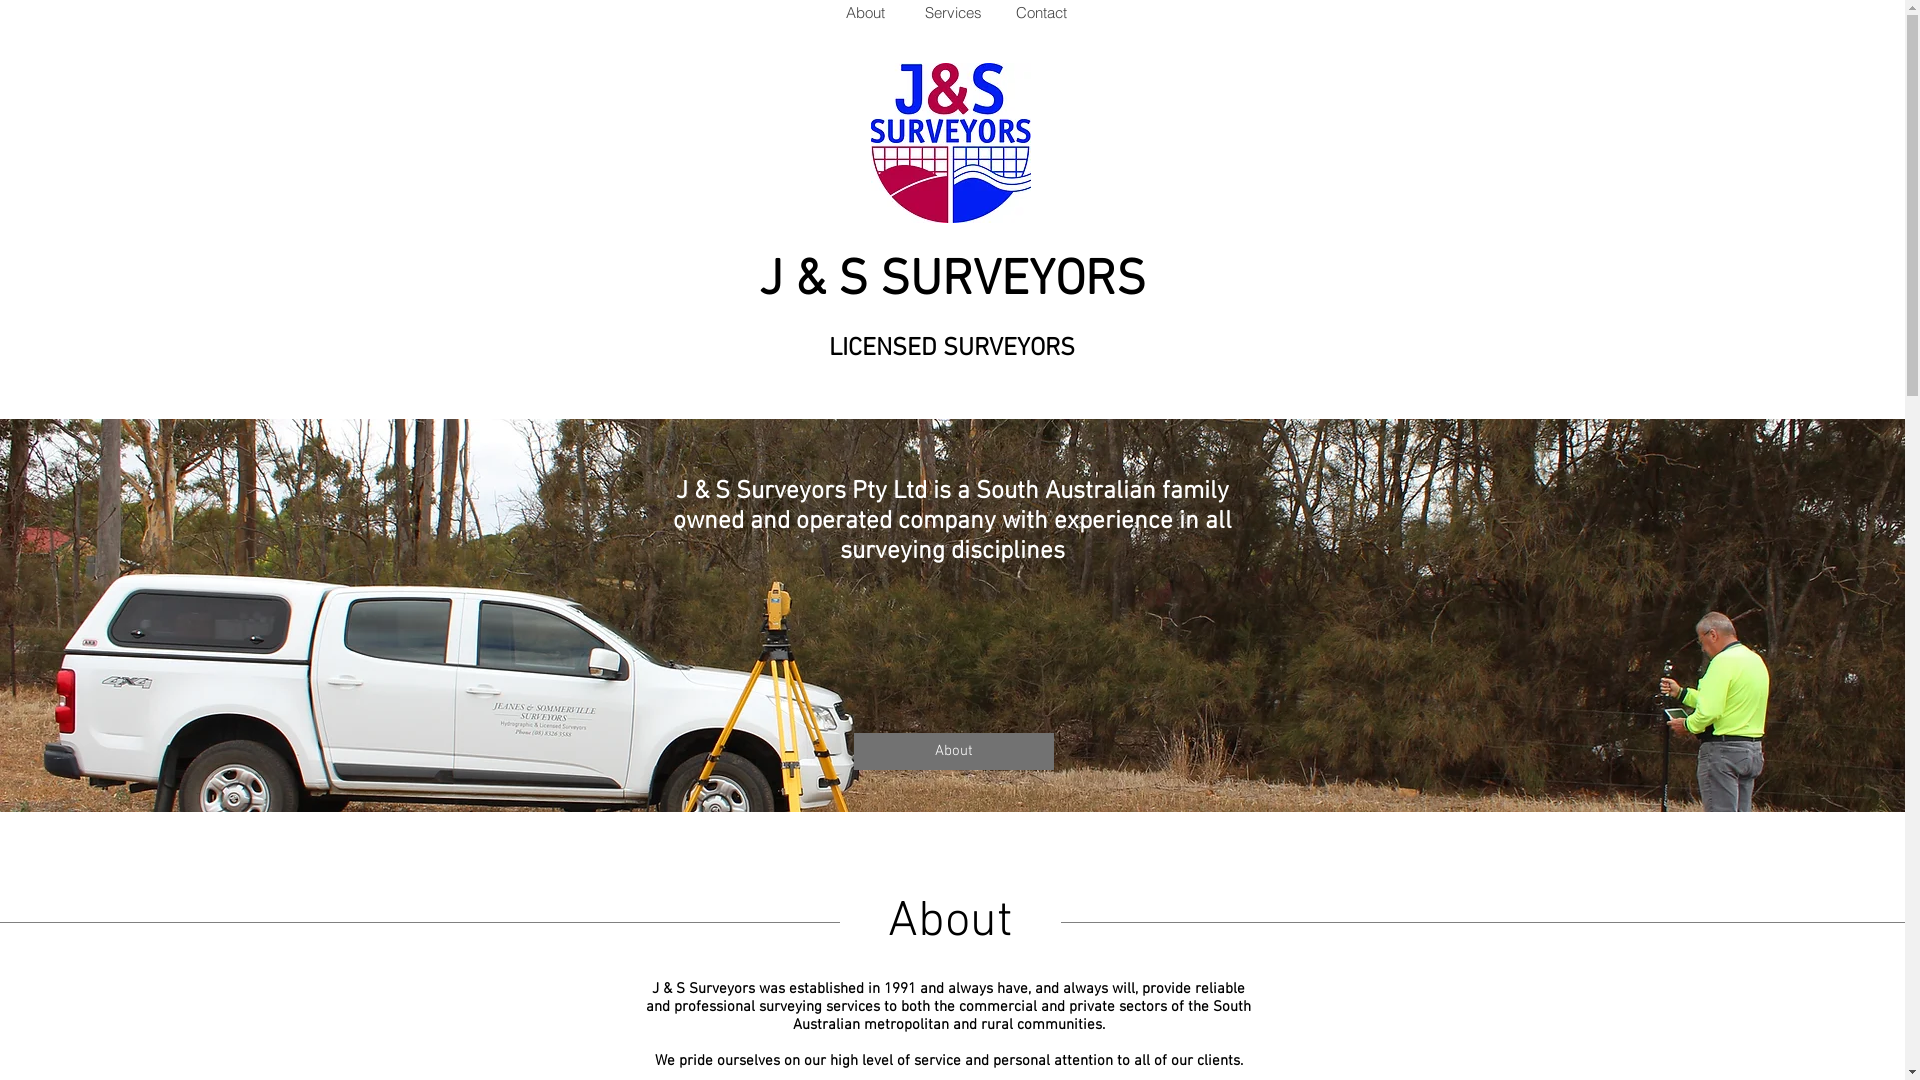 This screenshot has height=1080, width=1920. I want to click on 'About', so click(953, 751).